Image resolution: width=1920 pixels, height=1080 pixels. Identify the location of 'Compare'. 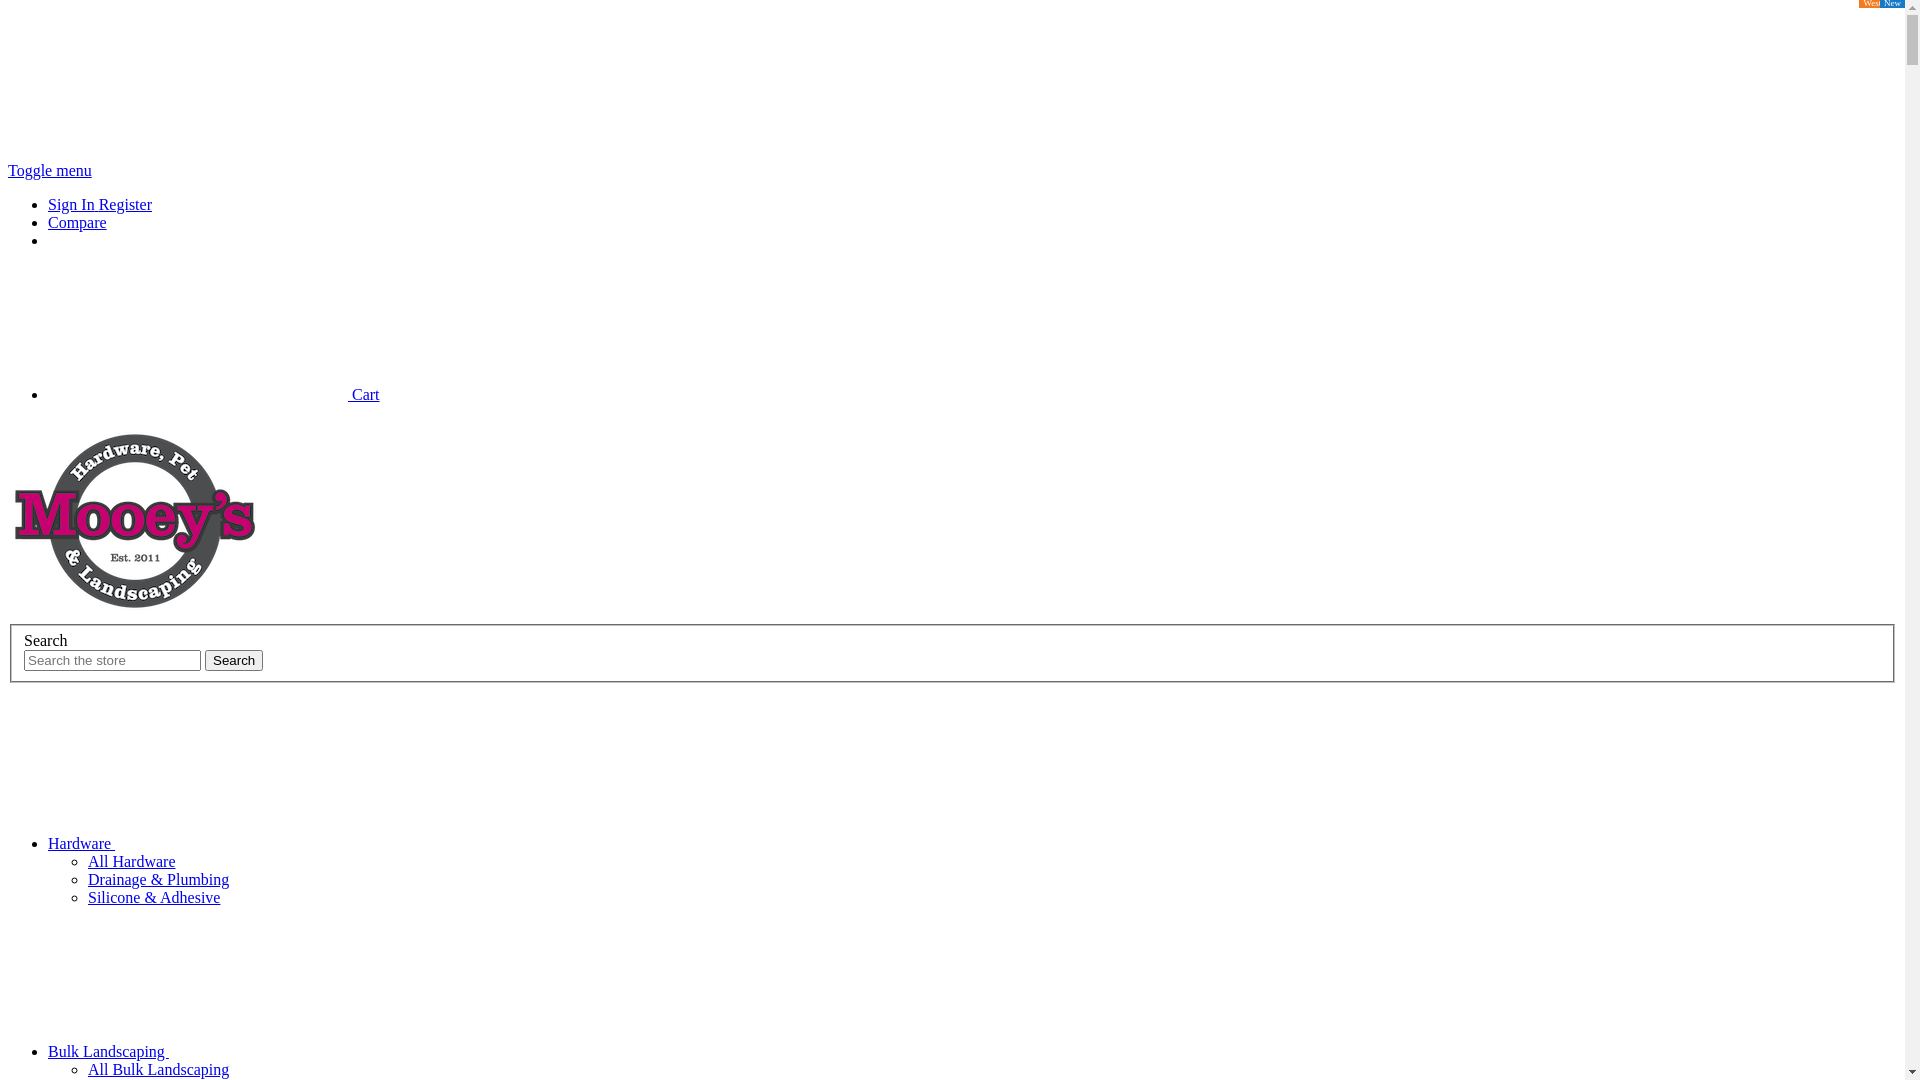
(48, 222).